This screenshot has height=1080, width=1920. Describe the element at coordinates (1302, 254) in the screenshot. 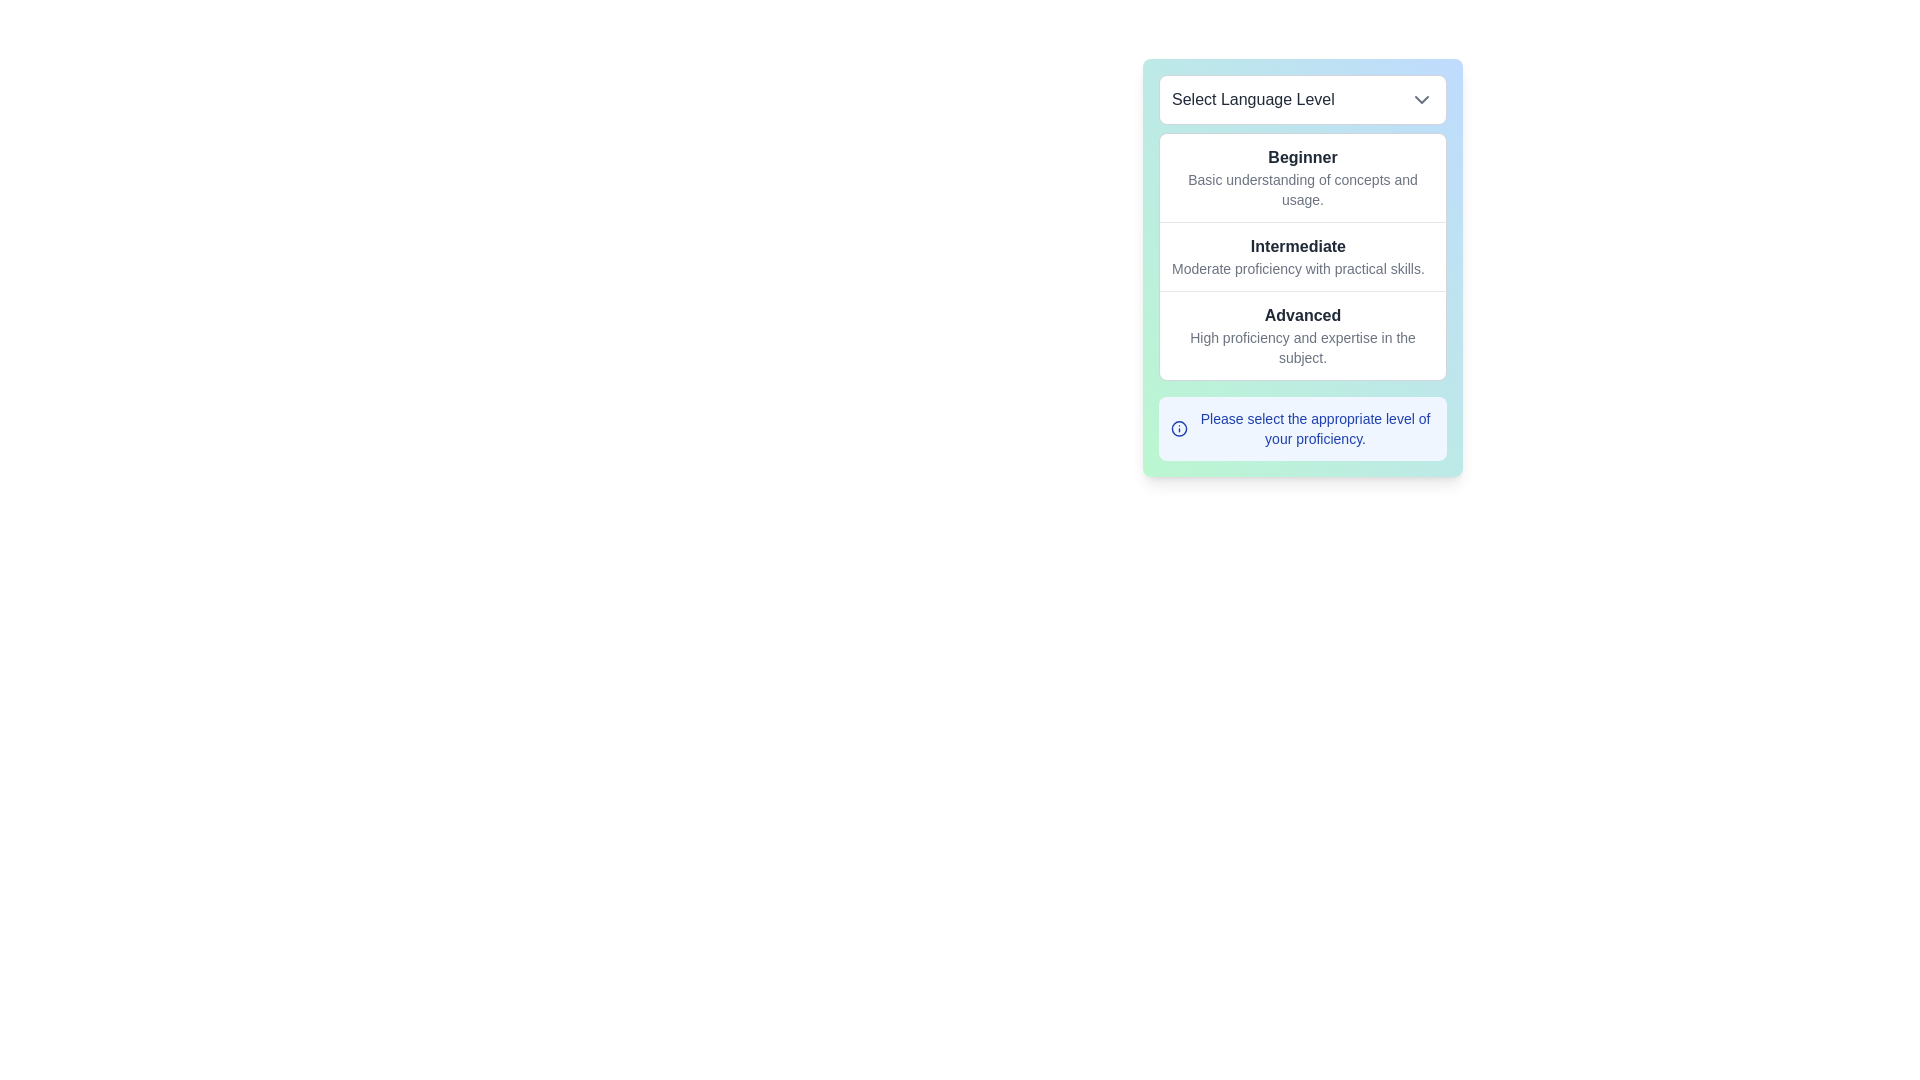

I see `the 'Intermediate' textual selection menu item in the dropdown menu` at that location.